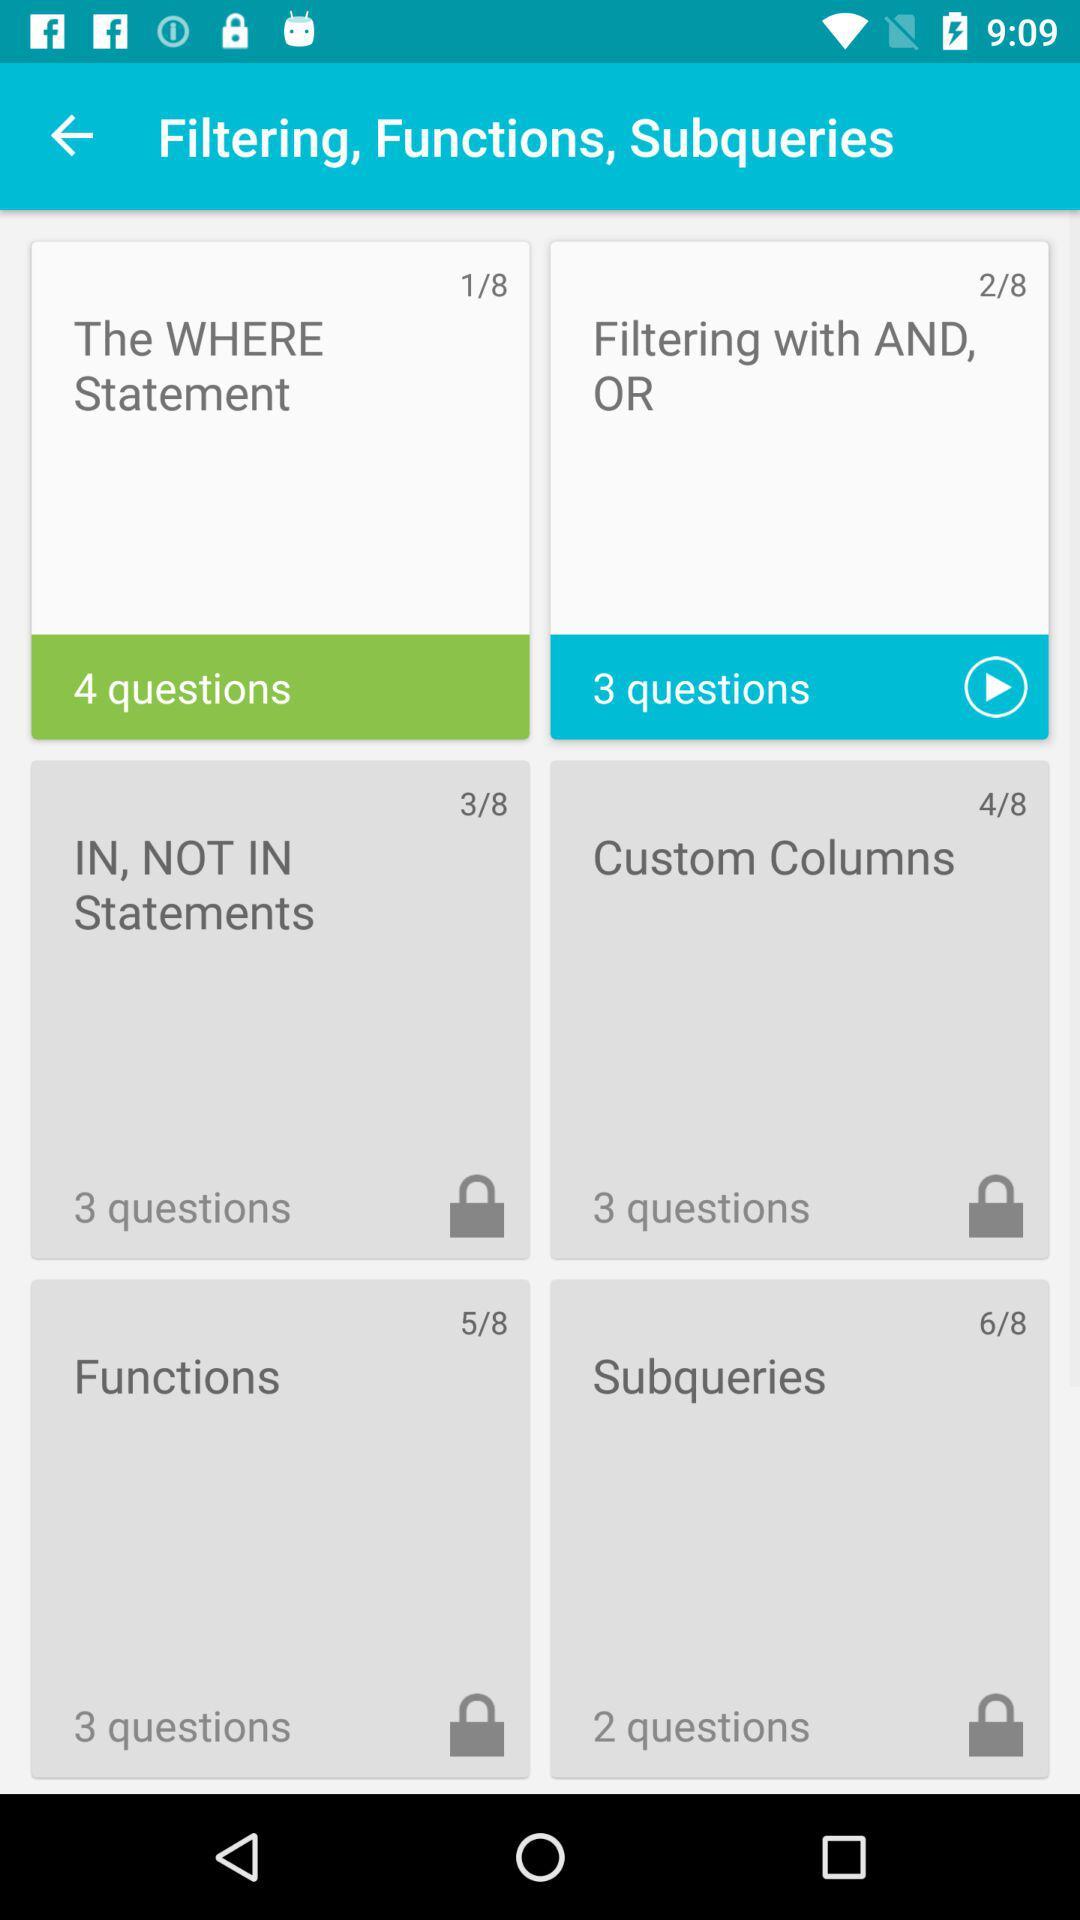 This screenshot has width=1080, height=1920. I want to click on the item next to the filtering, functions, subqueries, so click(72, 135).